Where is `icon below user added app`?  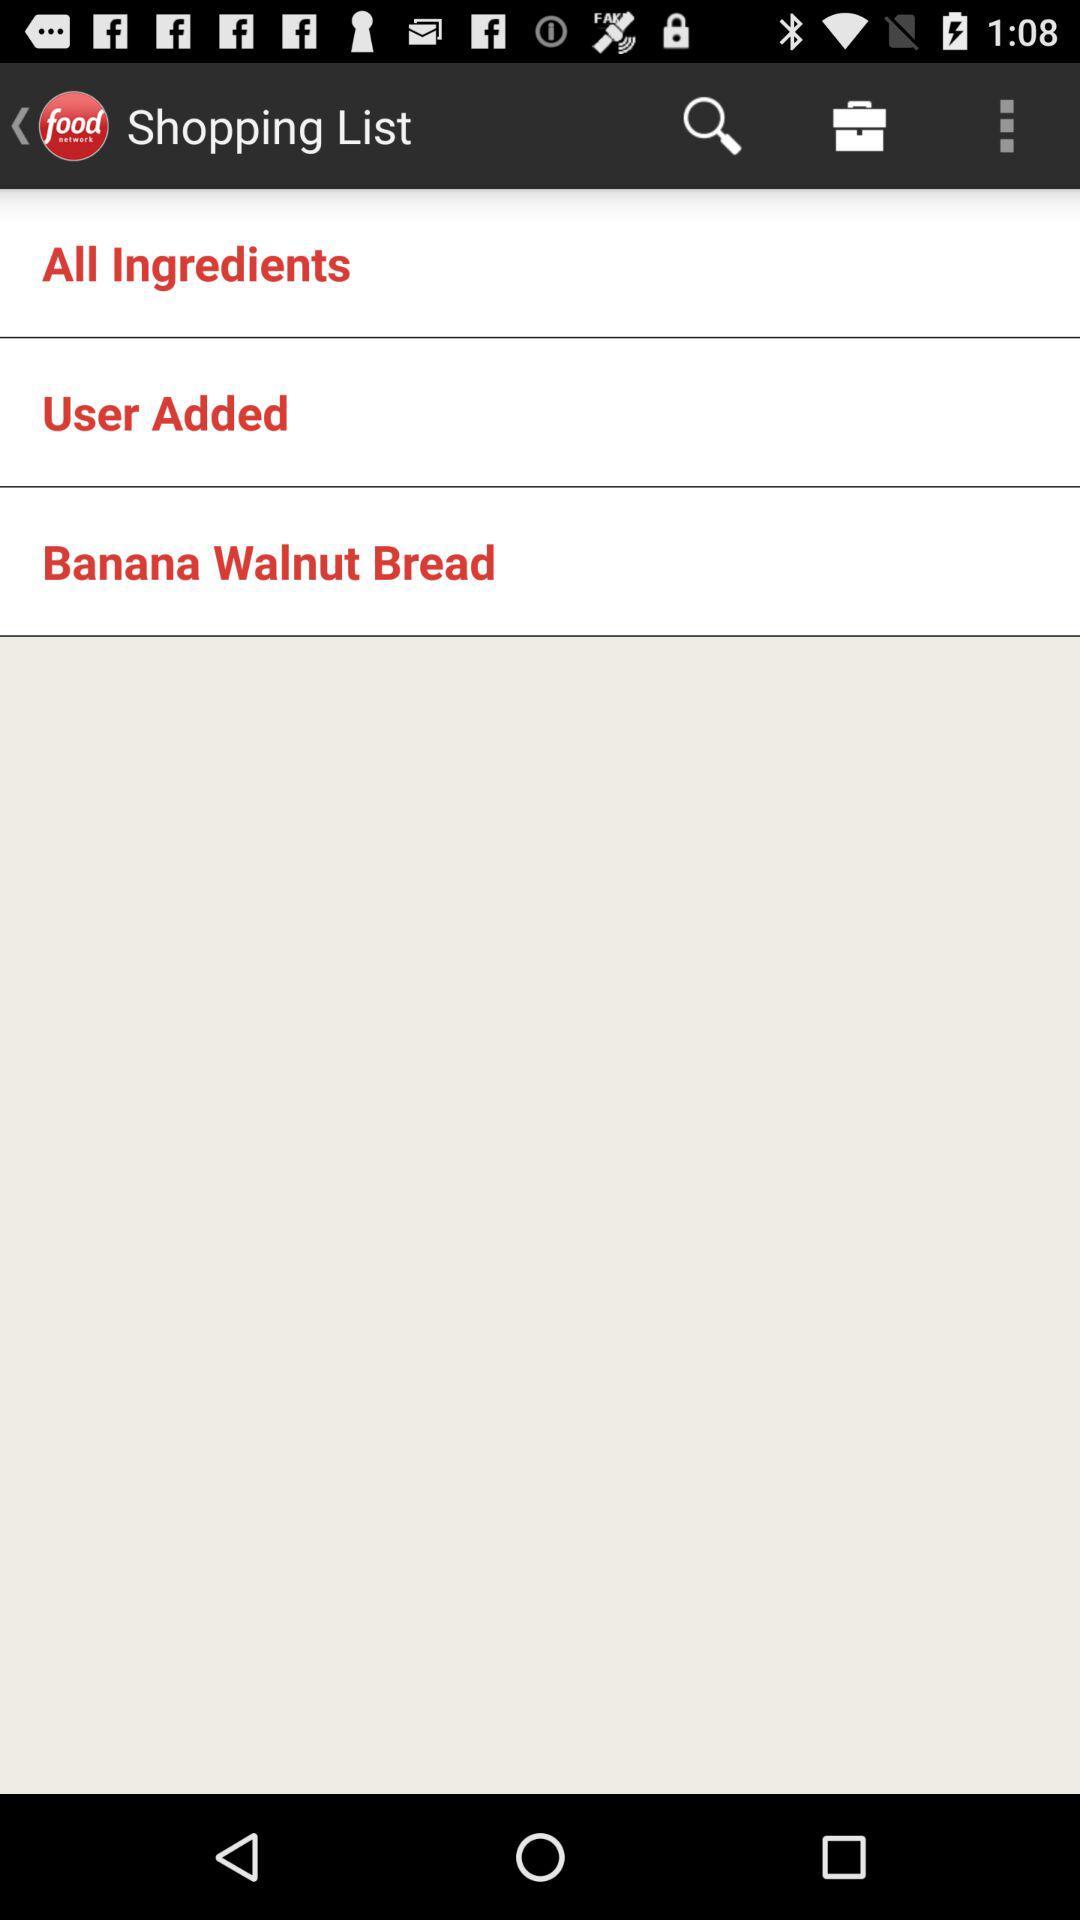
icon below user added app is located at coordinates (268, 560).